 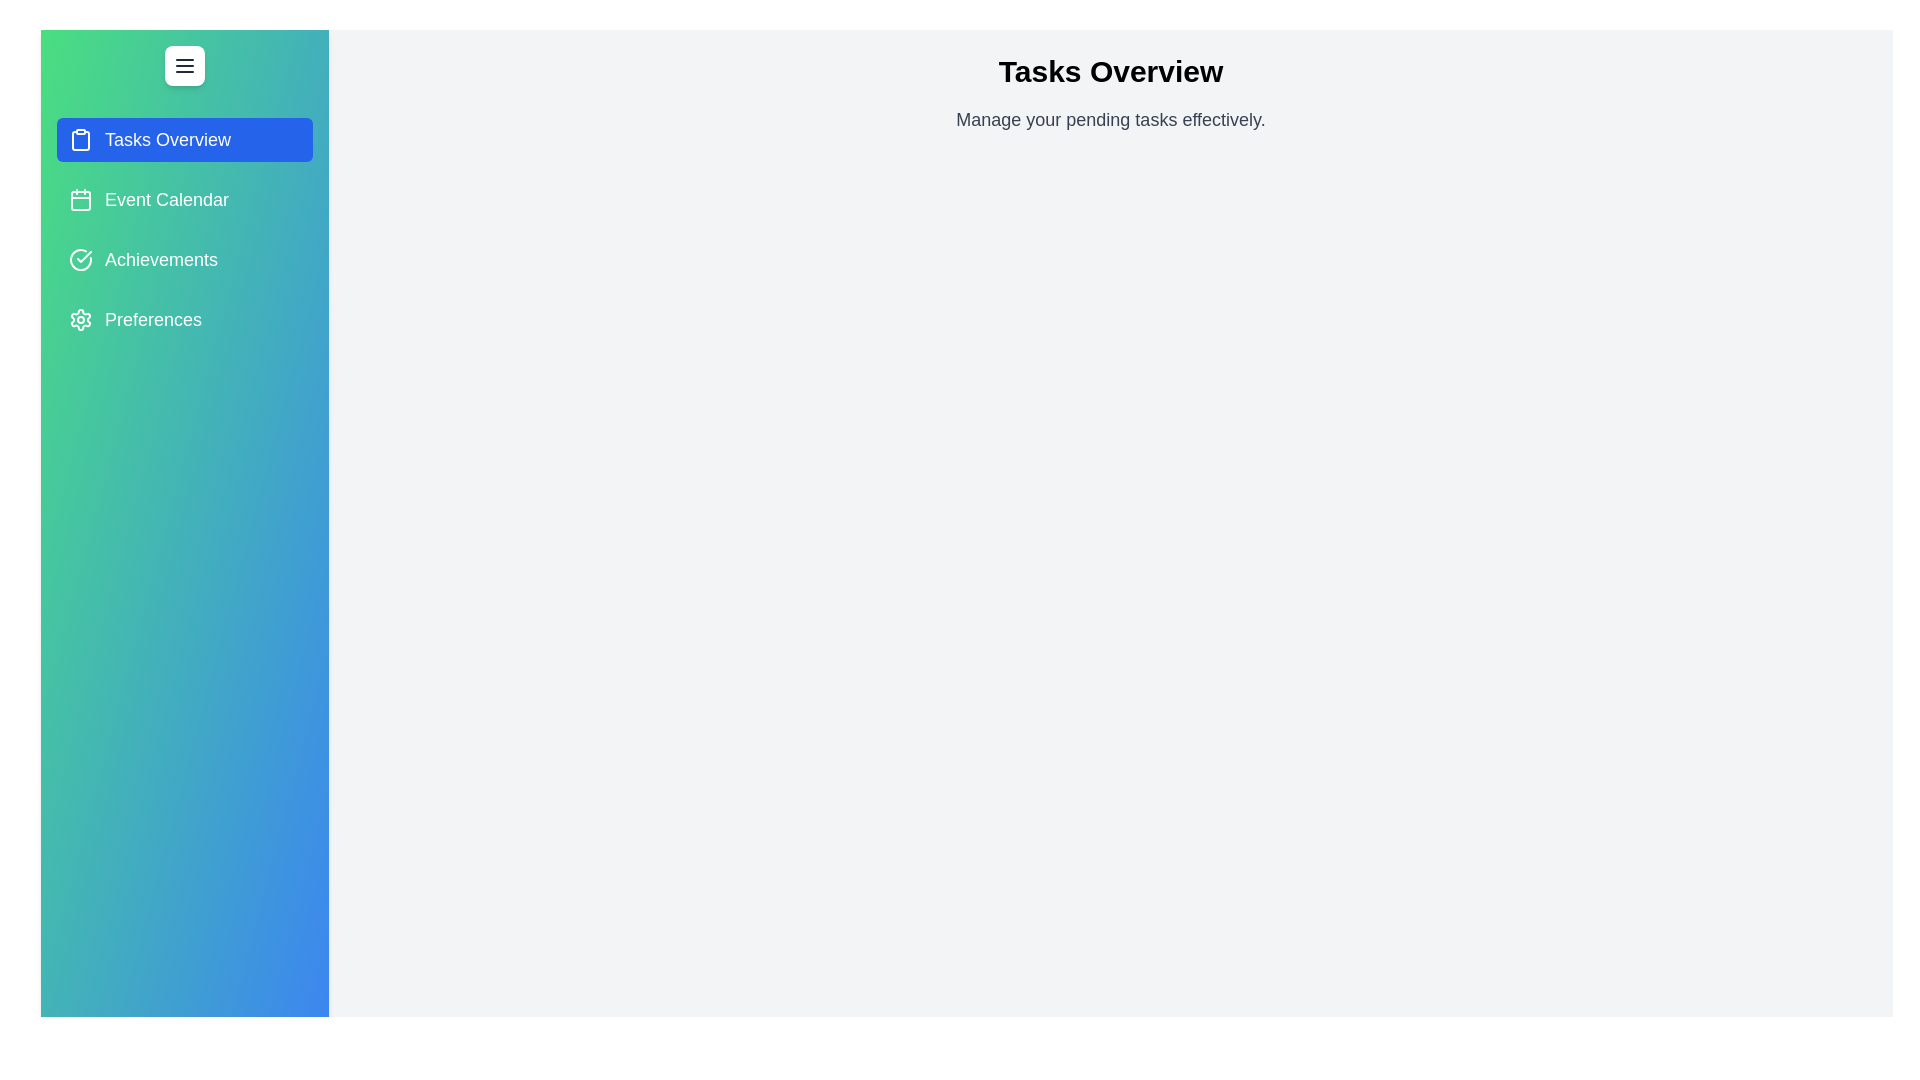 What do you see at coordinates (185, 258) in the screenshot?
I see `the tab Achievements to preview its interaction effects` at bounding box center [185, 258].